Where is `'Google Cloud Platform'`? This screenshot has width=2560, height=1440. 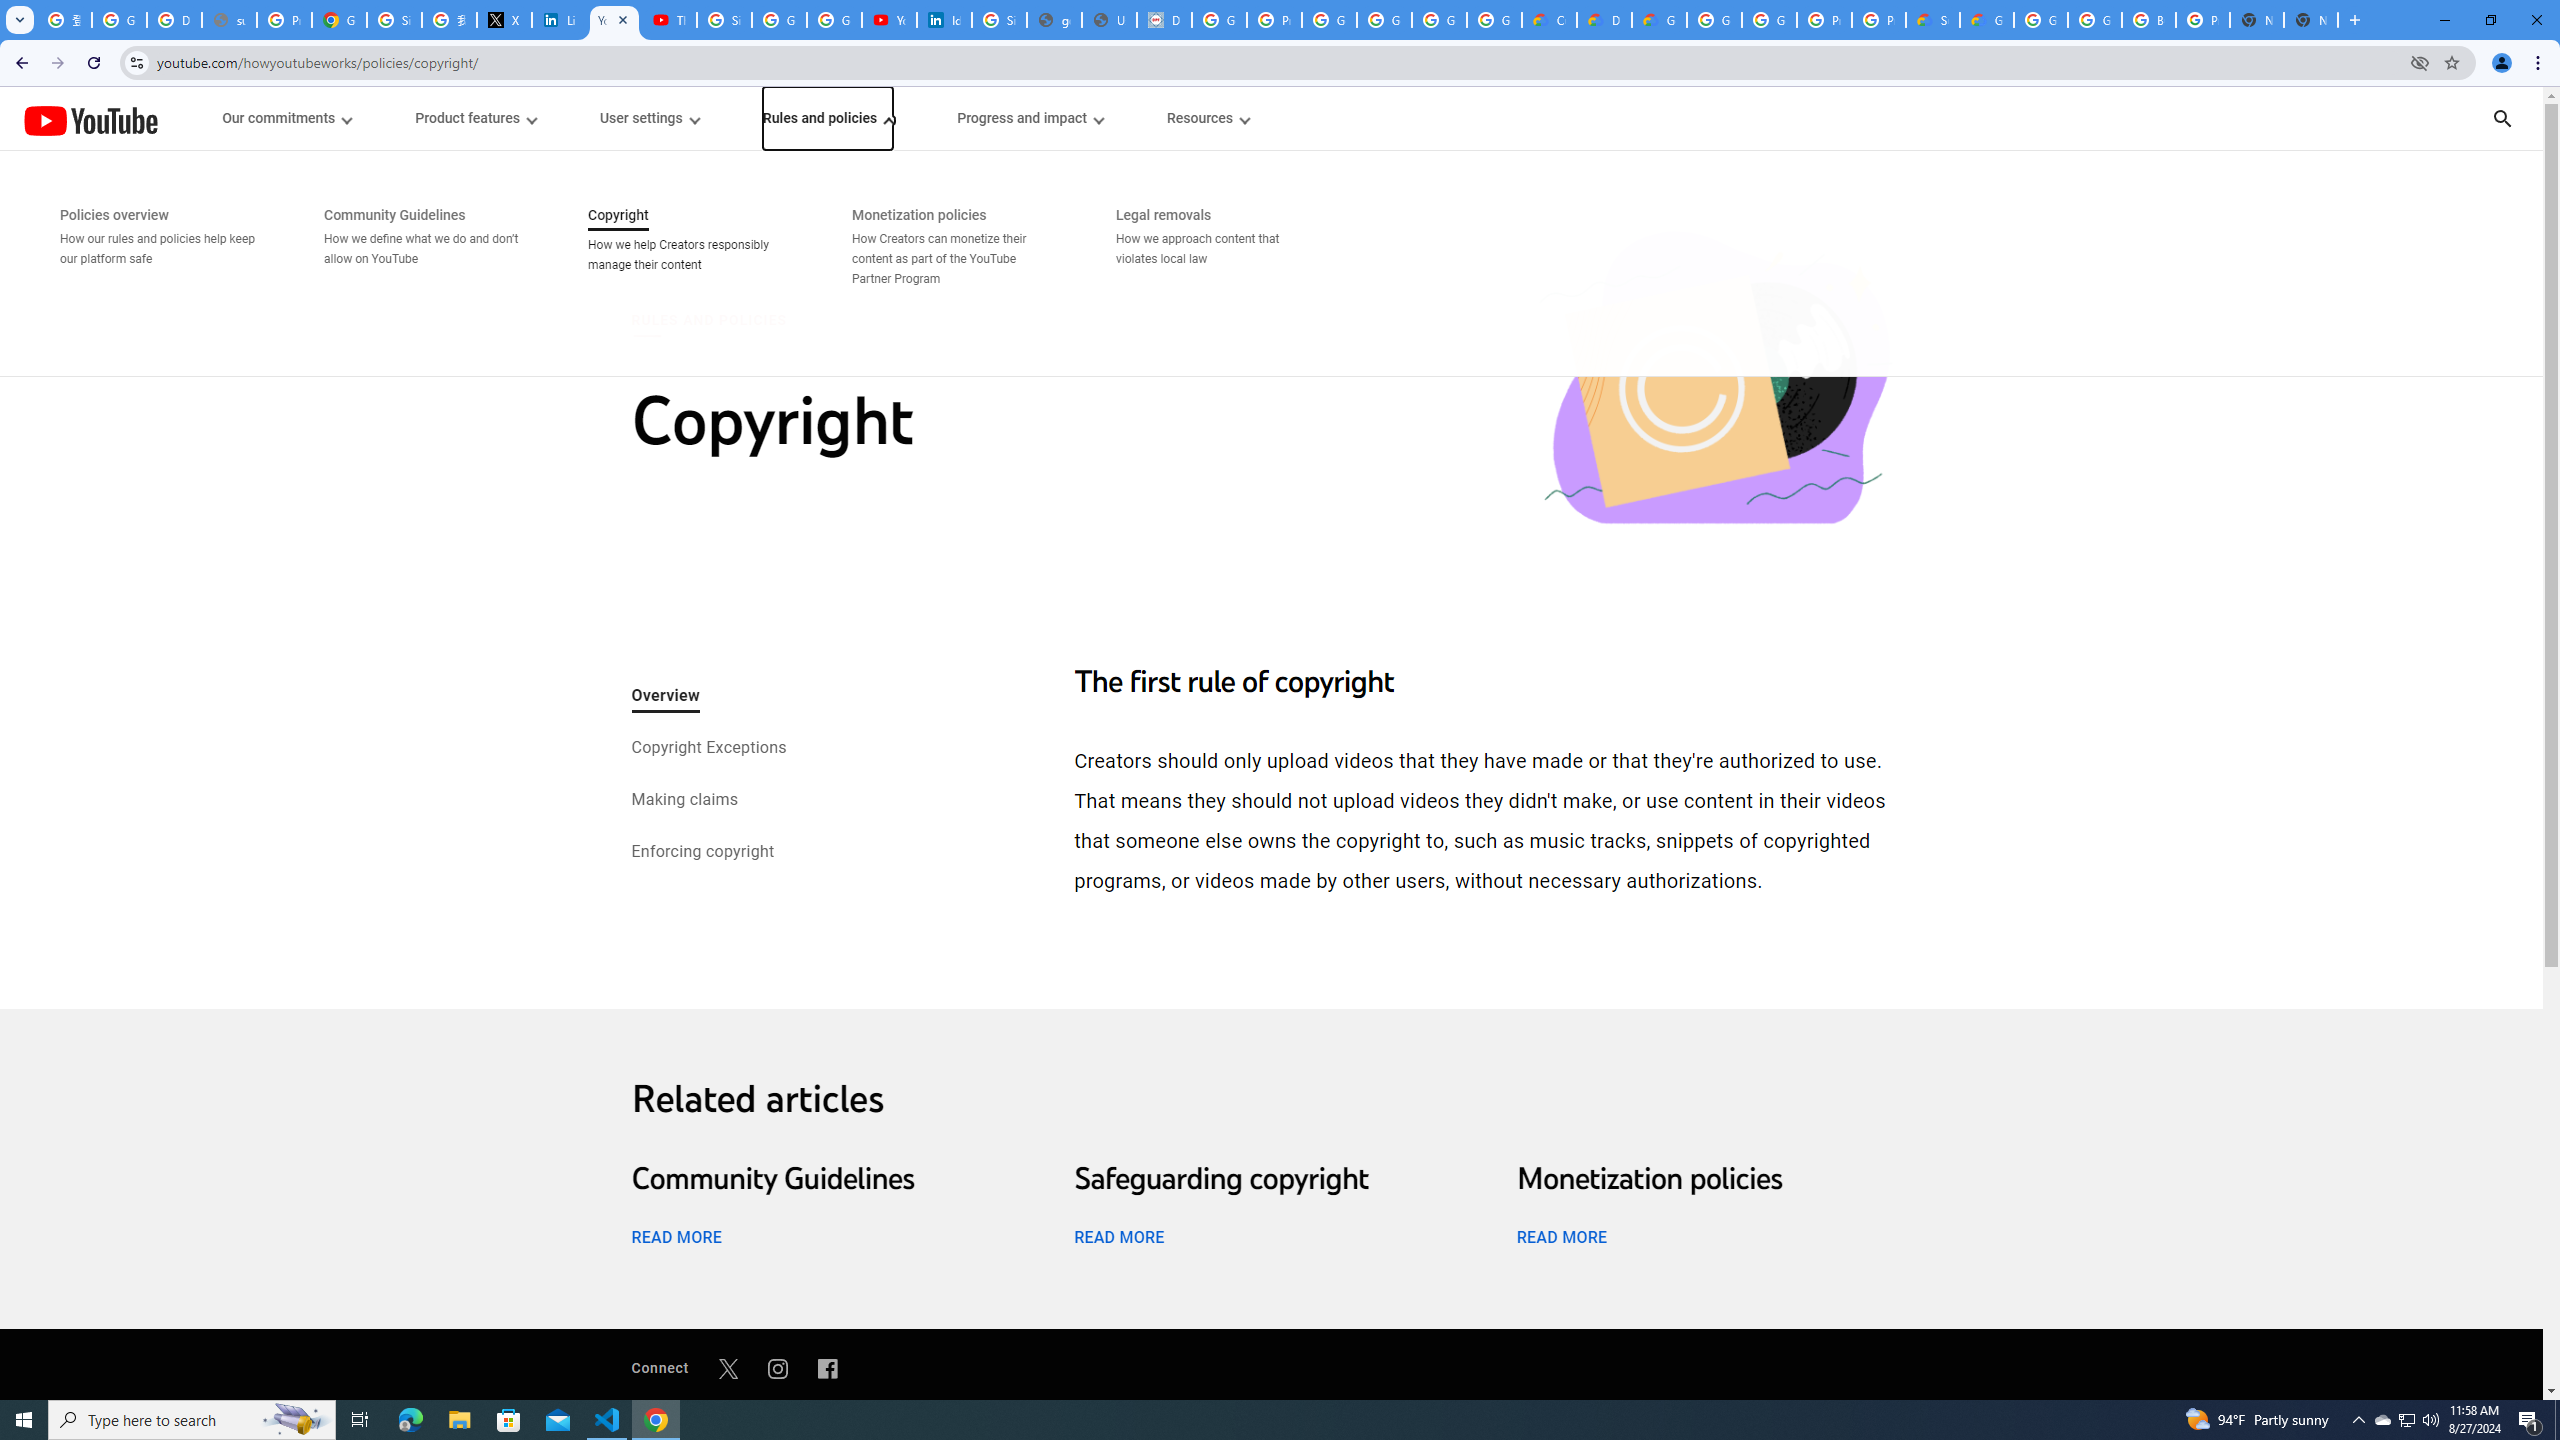
'Google Cloud Platform' is located at coordinates (1768, 19).